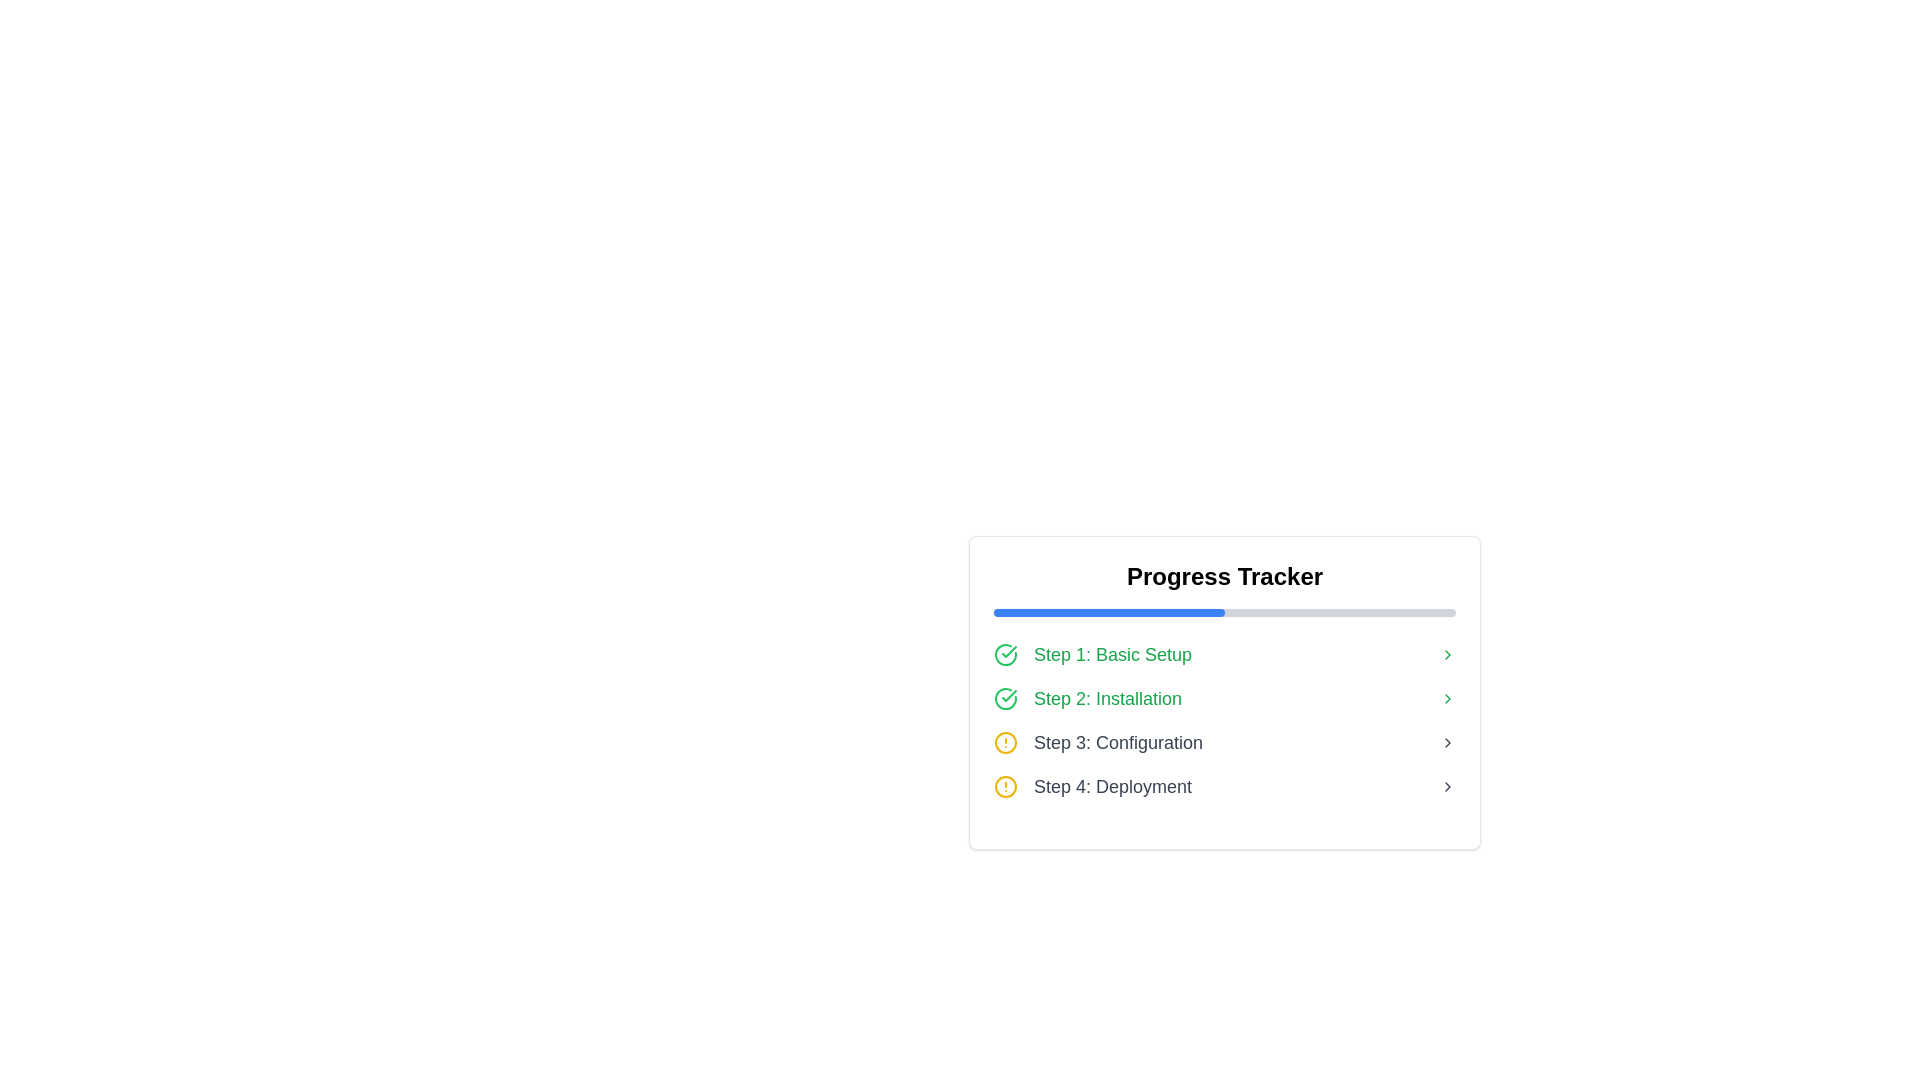 The height and width of the screenshot is (1080, 1920). Describe the element at coordinates (1448, 697) in the screenshot. I see `the navigation icon at the end of the 'Step 2: Installation' line` at that location.